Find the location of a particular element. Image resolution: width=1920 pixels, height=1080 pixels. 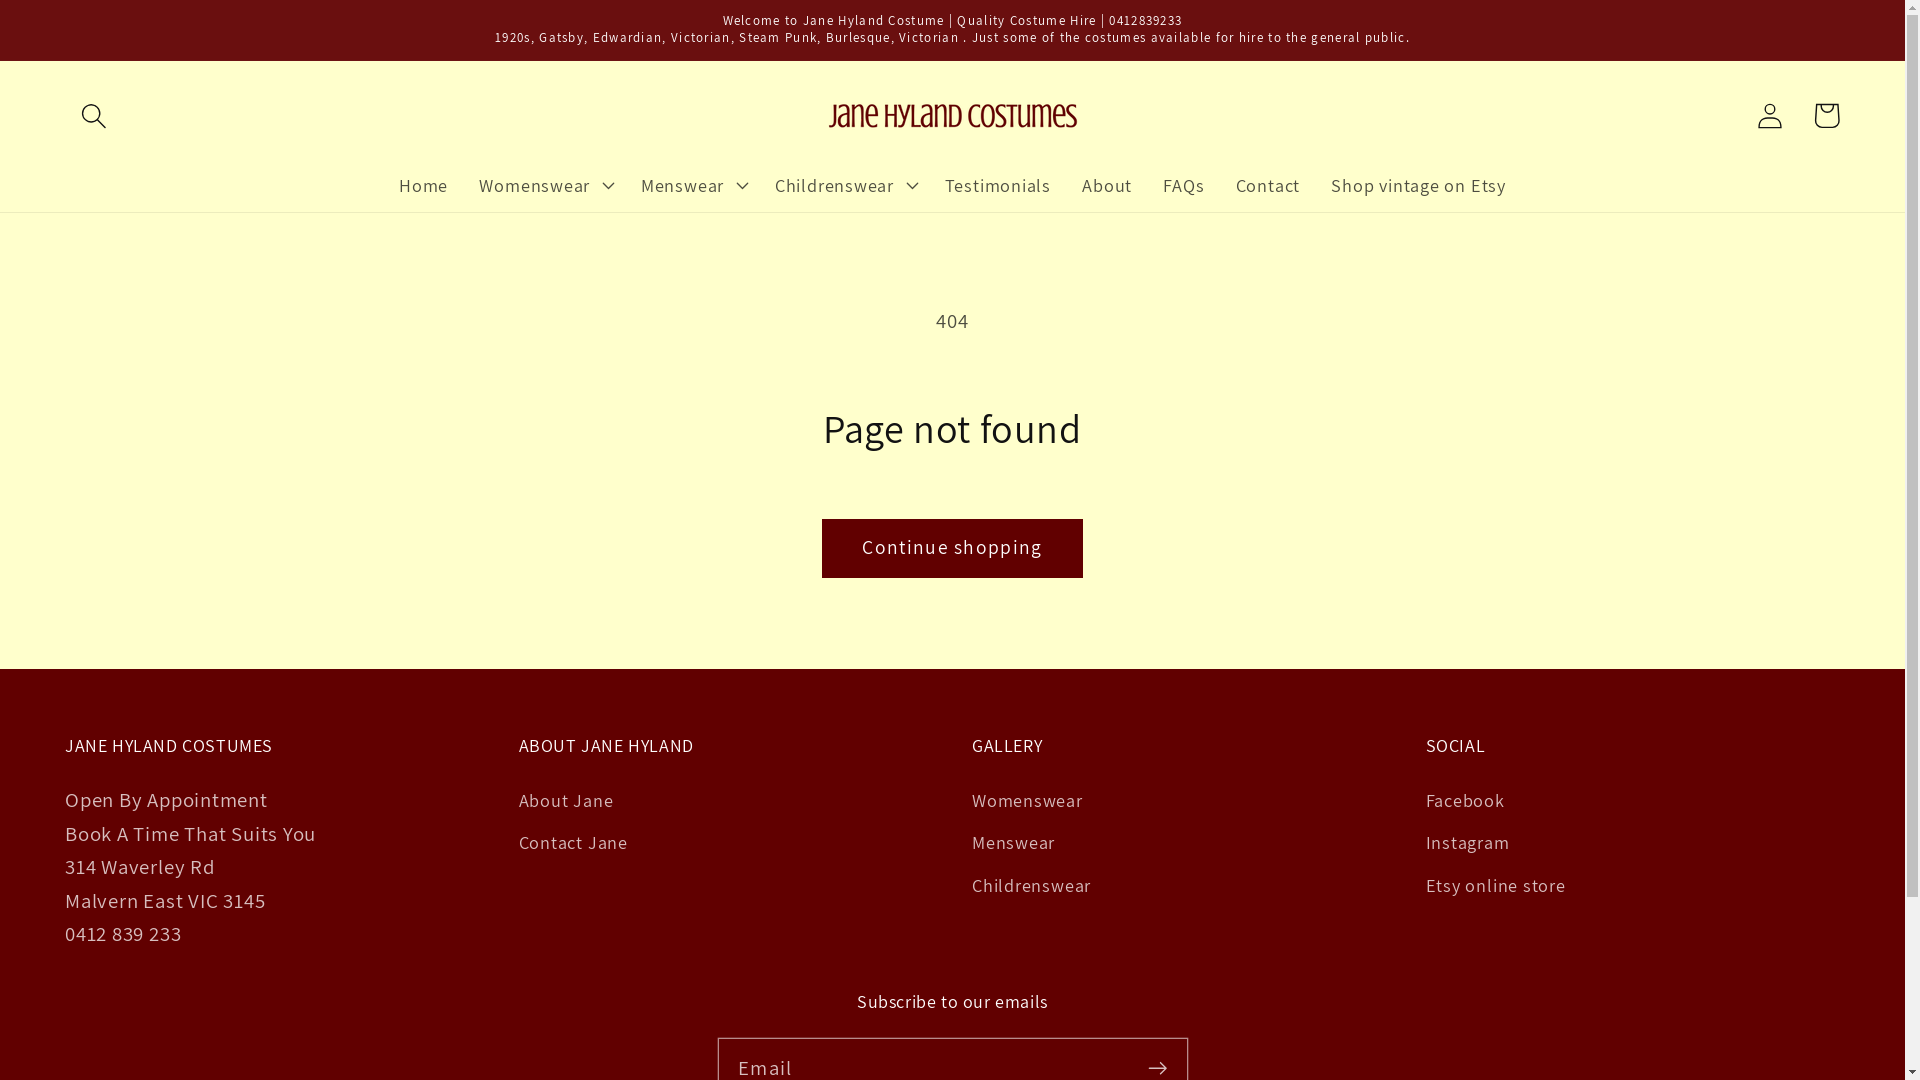

'Log in' is located at coordinates (1769, 115).